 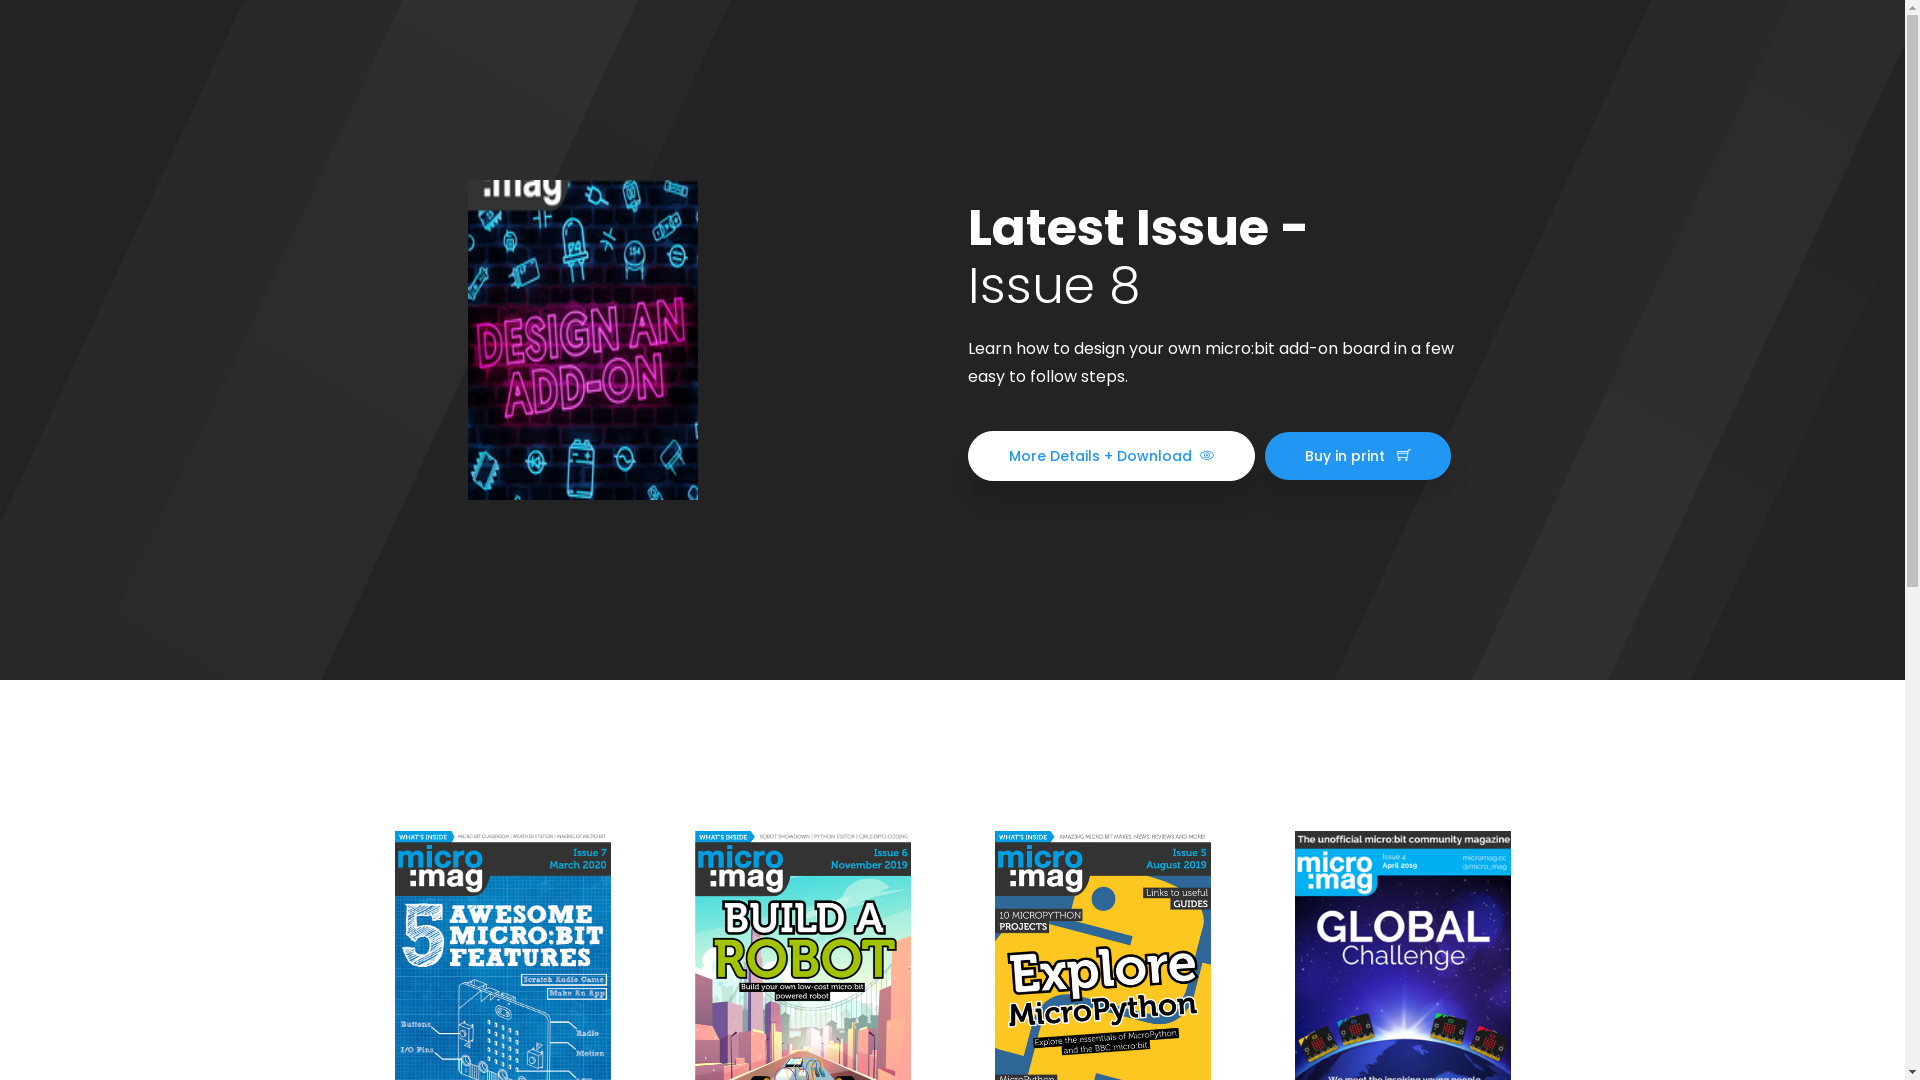 I want to click on 'More Details + Download', so click(x=1110, y=455).